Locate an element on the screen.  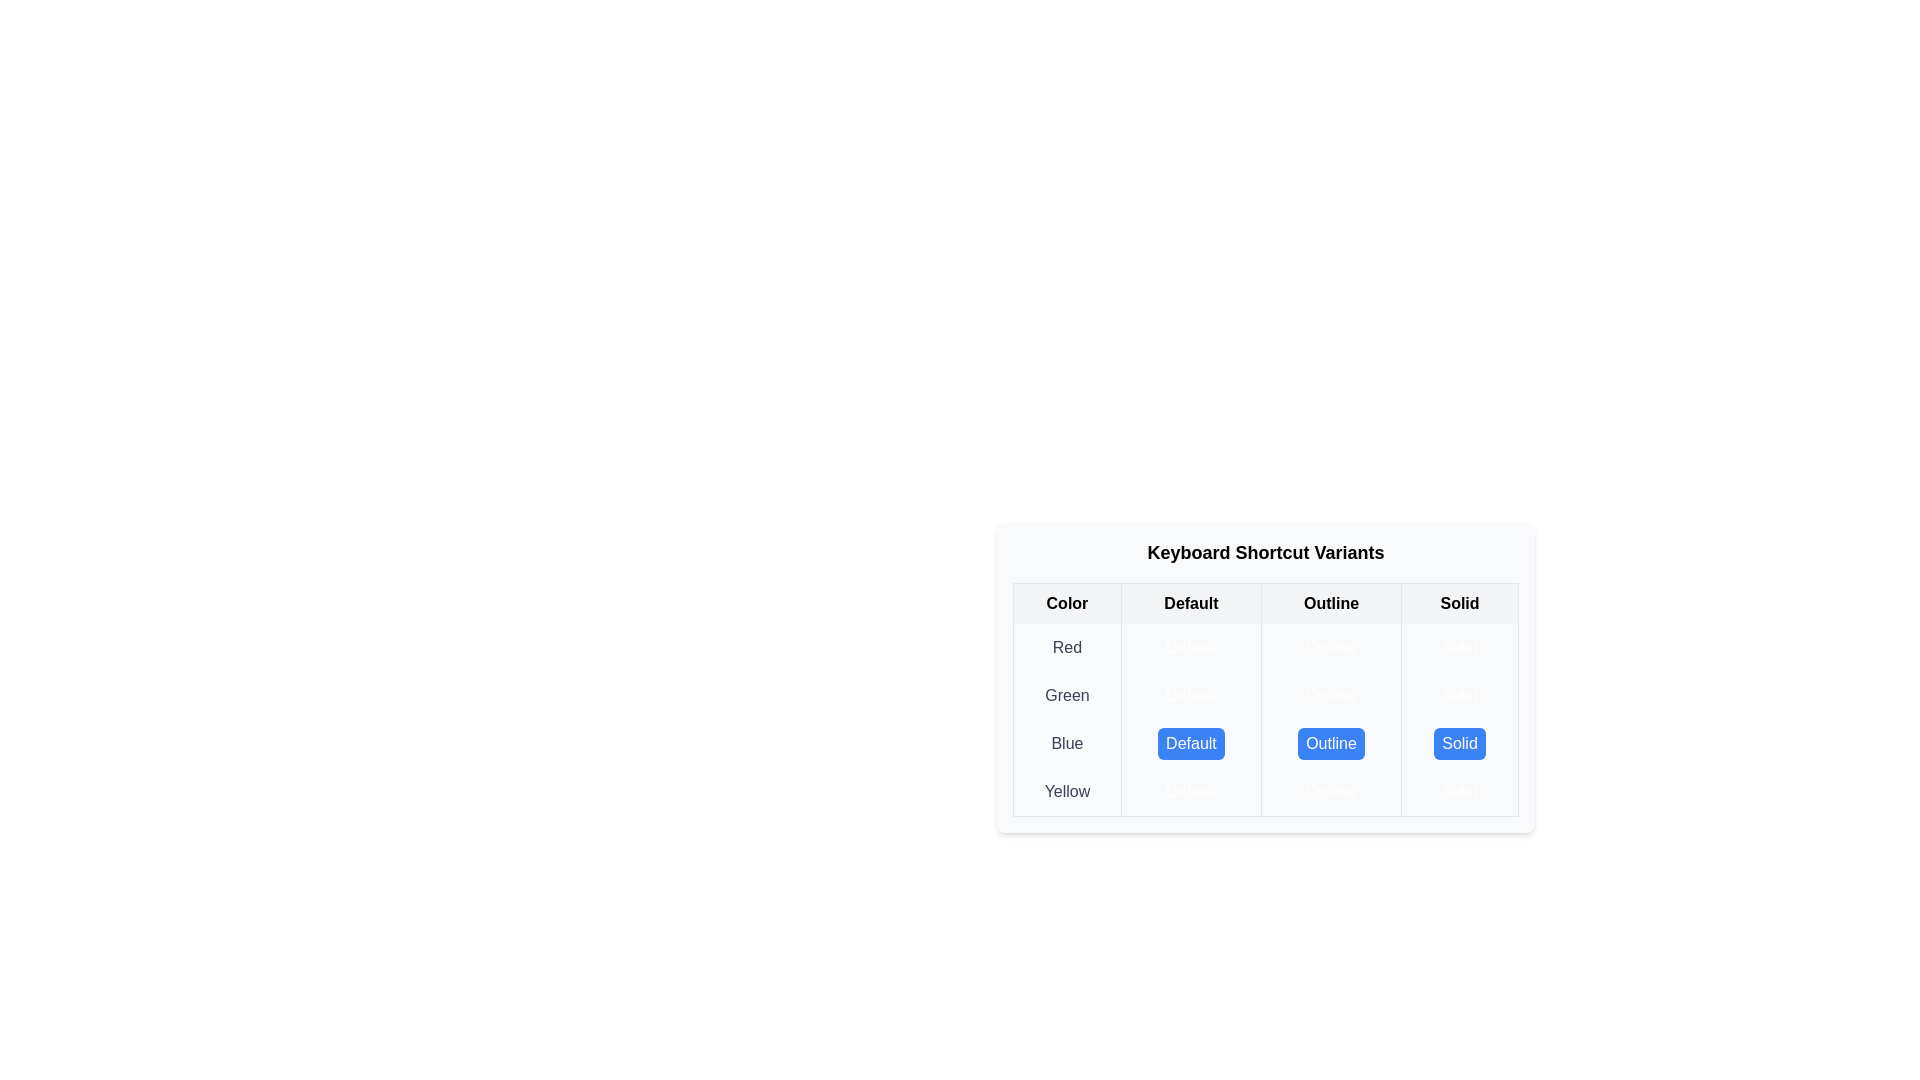
the rectangular green button labeled 'Outline' to observe its hover effect is located at coordinates (1331, 694).